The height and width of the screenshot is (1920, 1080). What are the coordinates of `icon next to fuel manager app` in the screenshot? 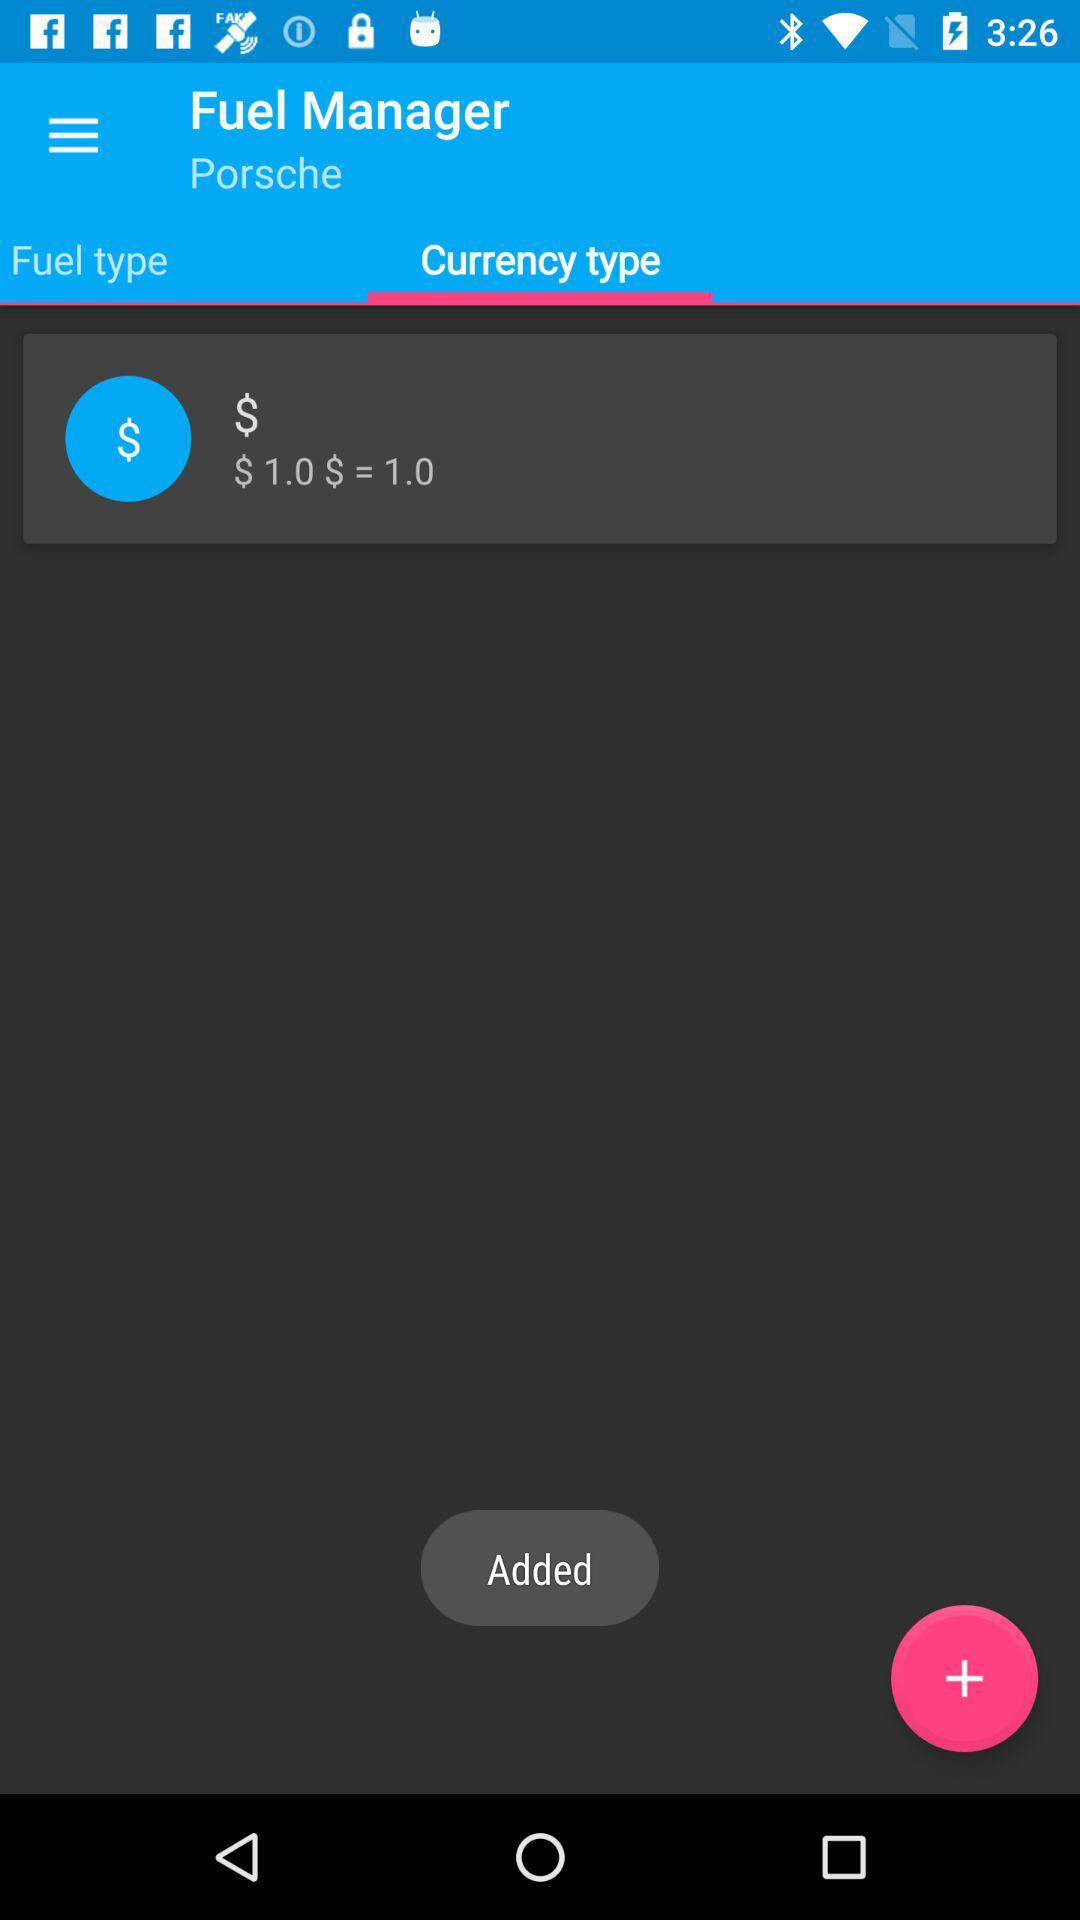 It's located at (72, 135).